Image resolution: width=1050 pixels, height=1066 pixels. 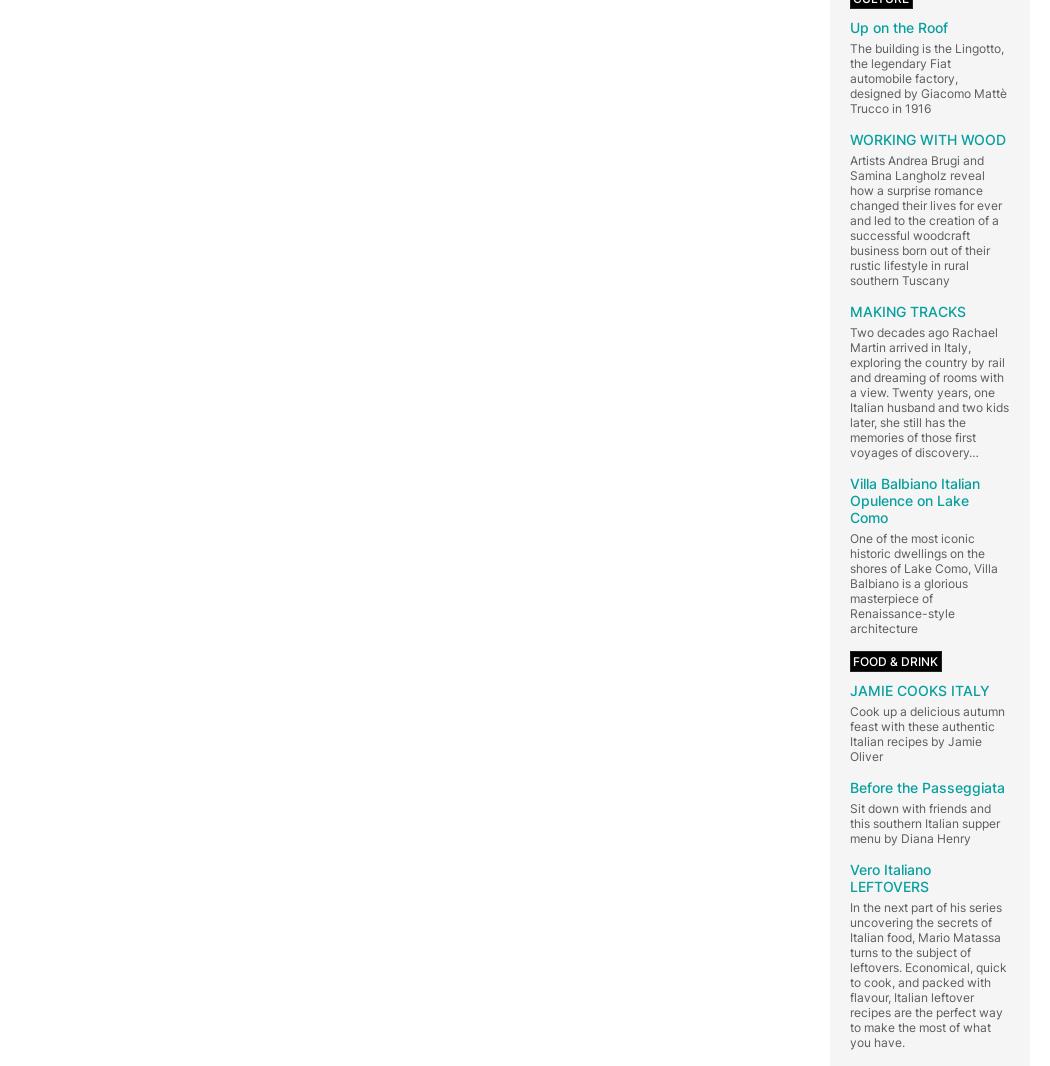 What do you see at coordinates (908, 310) in the screenshot?
I see `'MAKING TRACKS'` at bounding box center [908, 310].